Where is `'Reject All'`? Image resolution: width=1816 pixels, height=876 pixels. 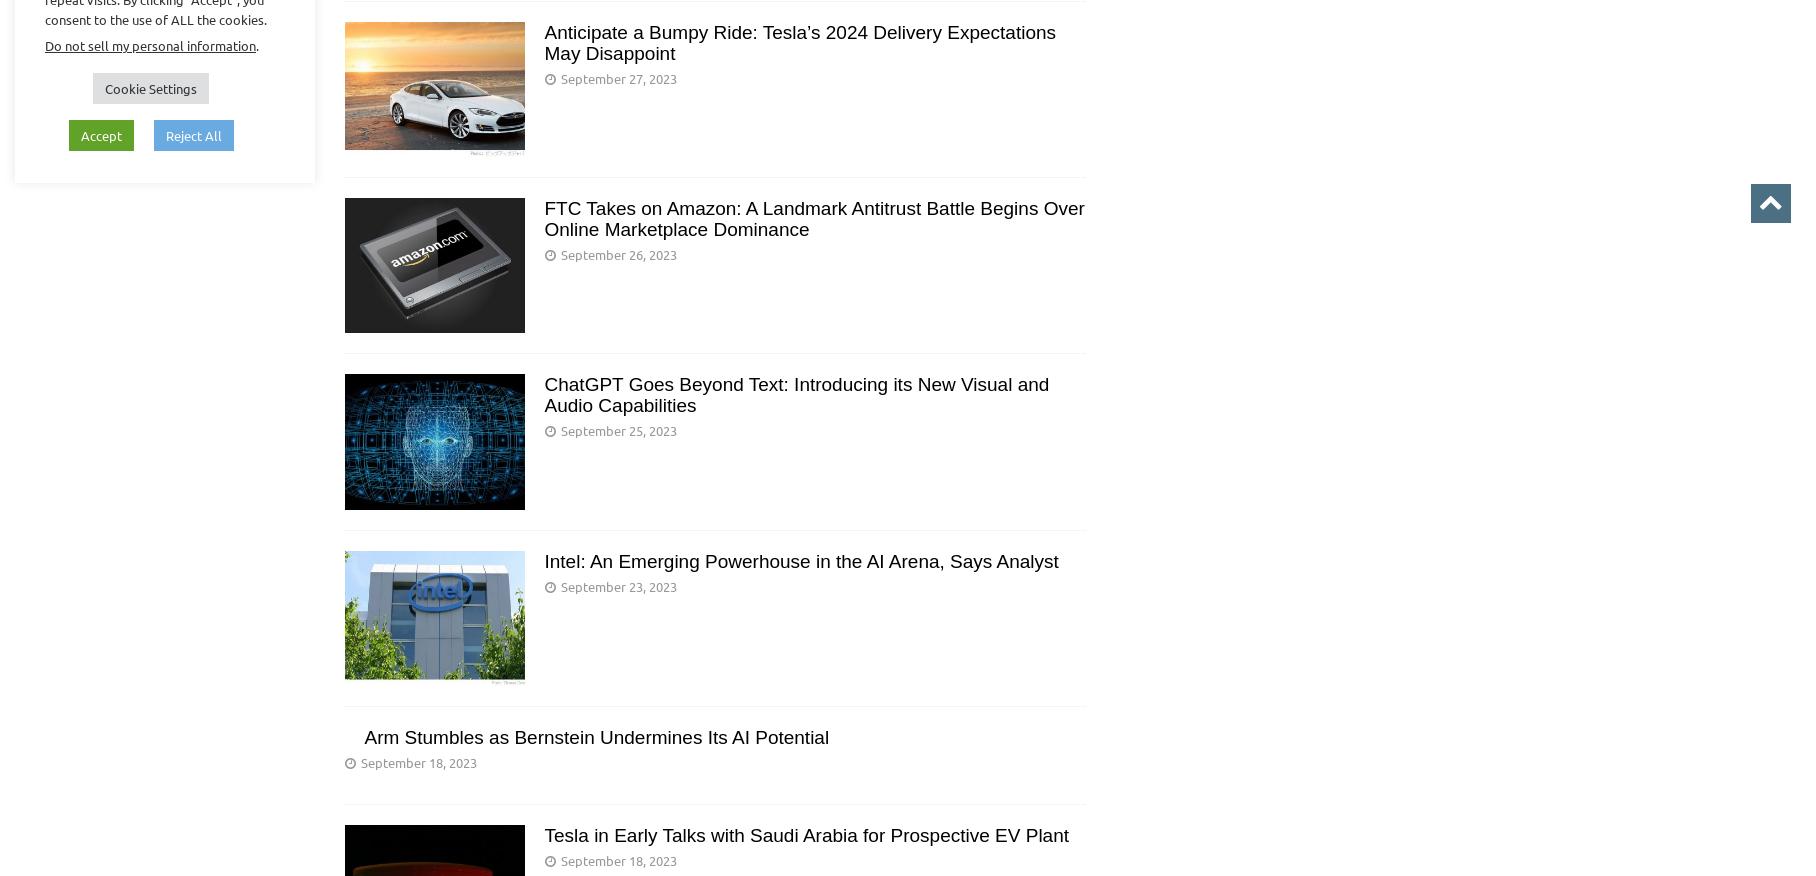
'Reject All' is located at coordinates (165, 134).